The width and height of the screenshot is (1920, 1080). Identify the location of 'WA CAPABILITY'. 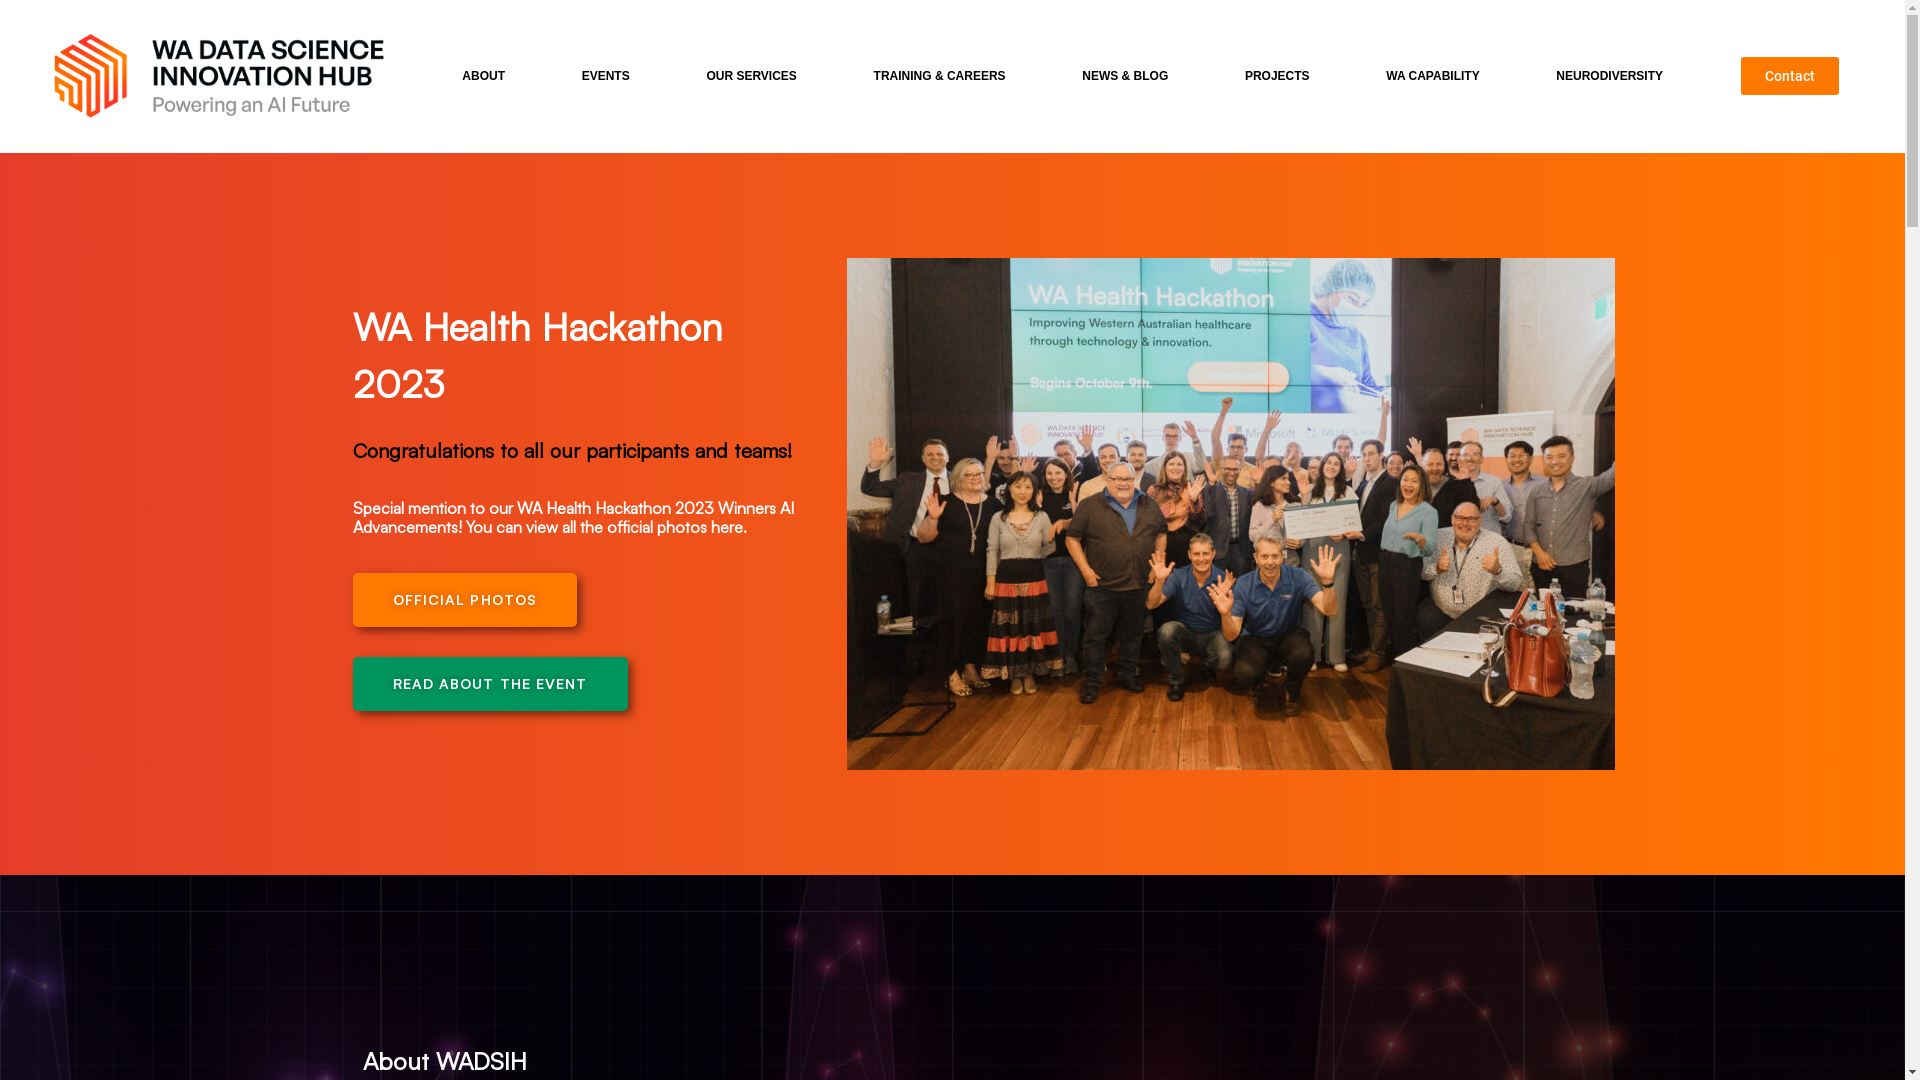
(1437, 75).